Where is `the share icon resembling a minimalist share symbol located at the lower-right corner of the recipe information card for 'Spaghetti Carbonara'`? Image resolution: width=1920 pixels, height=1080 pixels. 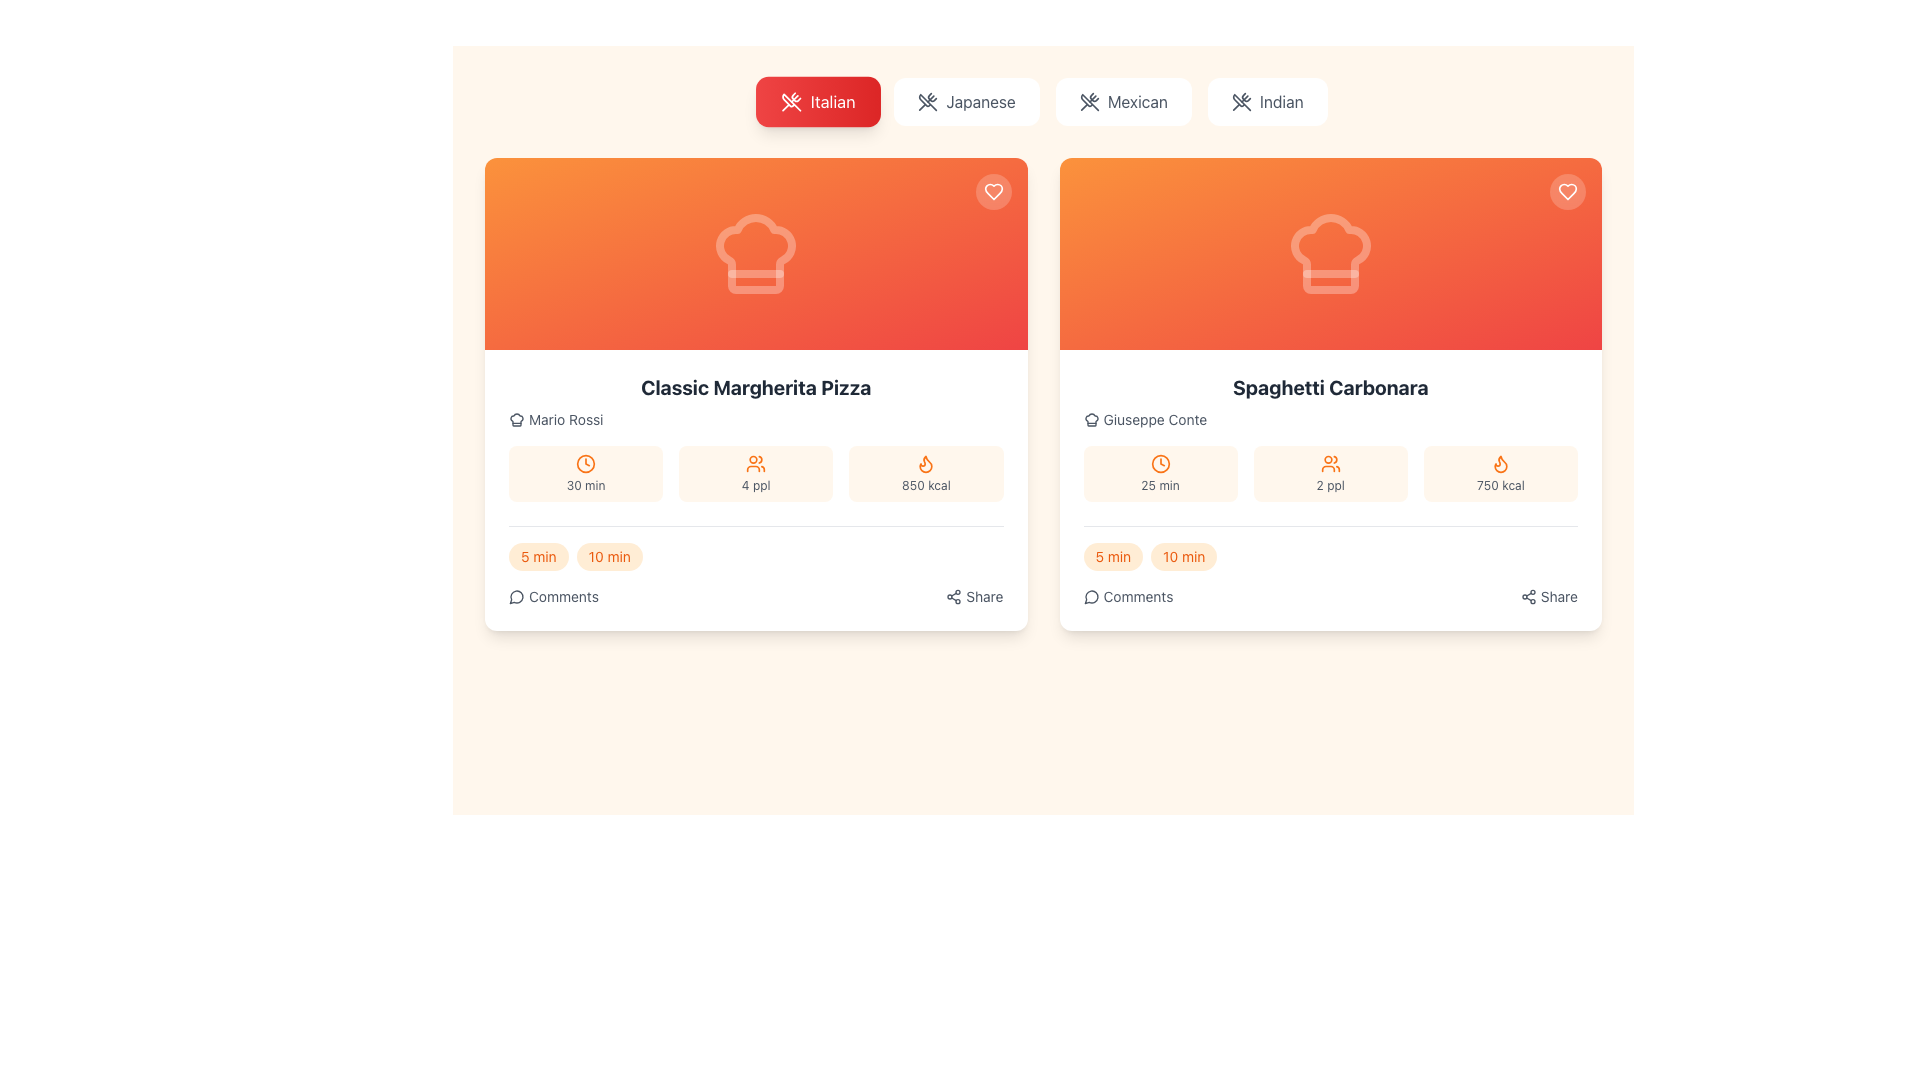
the share icon resembling a minimalist share symbol located at the lower-right corner of the recipe information card for 'Spaghetti Carbonara' is located at coordinates (1527, 596).